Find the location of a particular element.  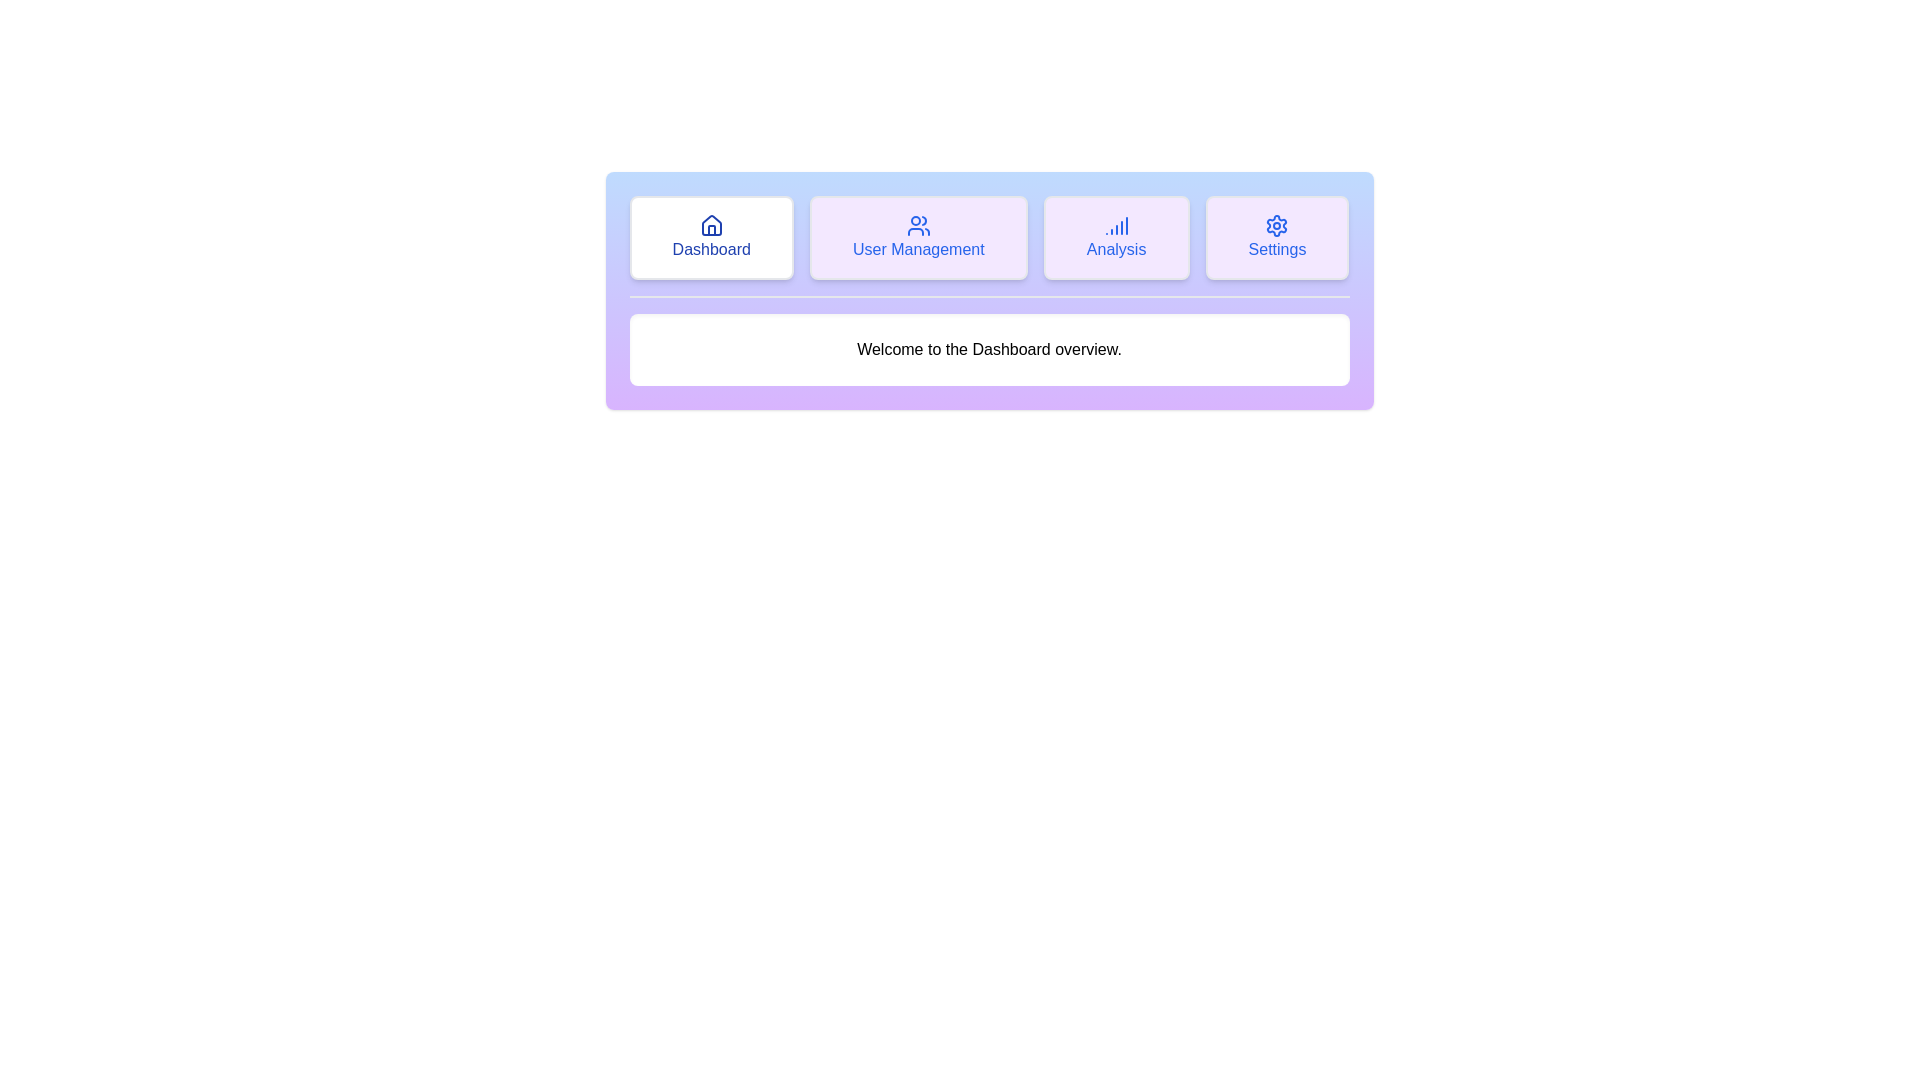

static text label displaying 'Welcome to the Dashboard overview.' which is centered within a white rounded rectangle is located at coordinates (989, 349).